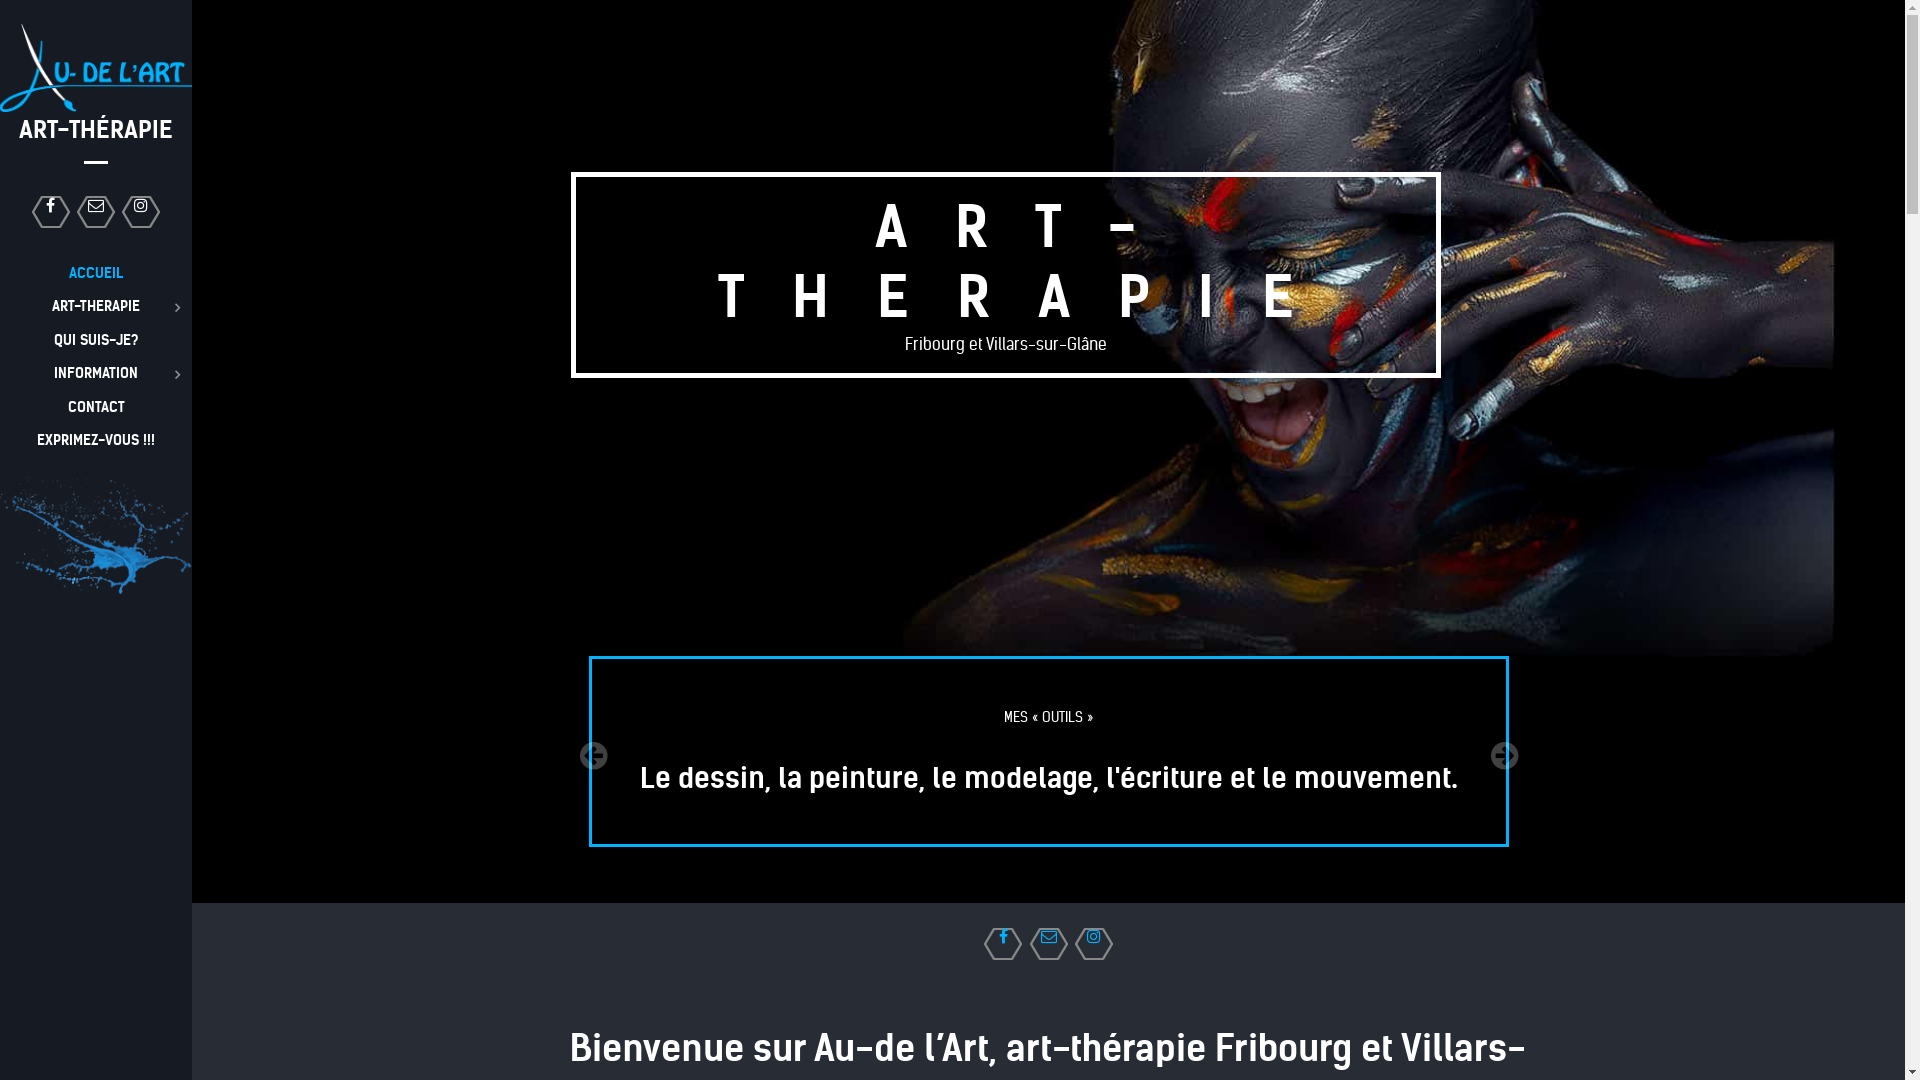 The image size is (1920, 1080). What do you see at coordinates (95, 338) in the screenshot?
I see `'QUI SUIS-JE?'` at bounding box center [95, 338].